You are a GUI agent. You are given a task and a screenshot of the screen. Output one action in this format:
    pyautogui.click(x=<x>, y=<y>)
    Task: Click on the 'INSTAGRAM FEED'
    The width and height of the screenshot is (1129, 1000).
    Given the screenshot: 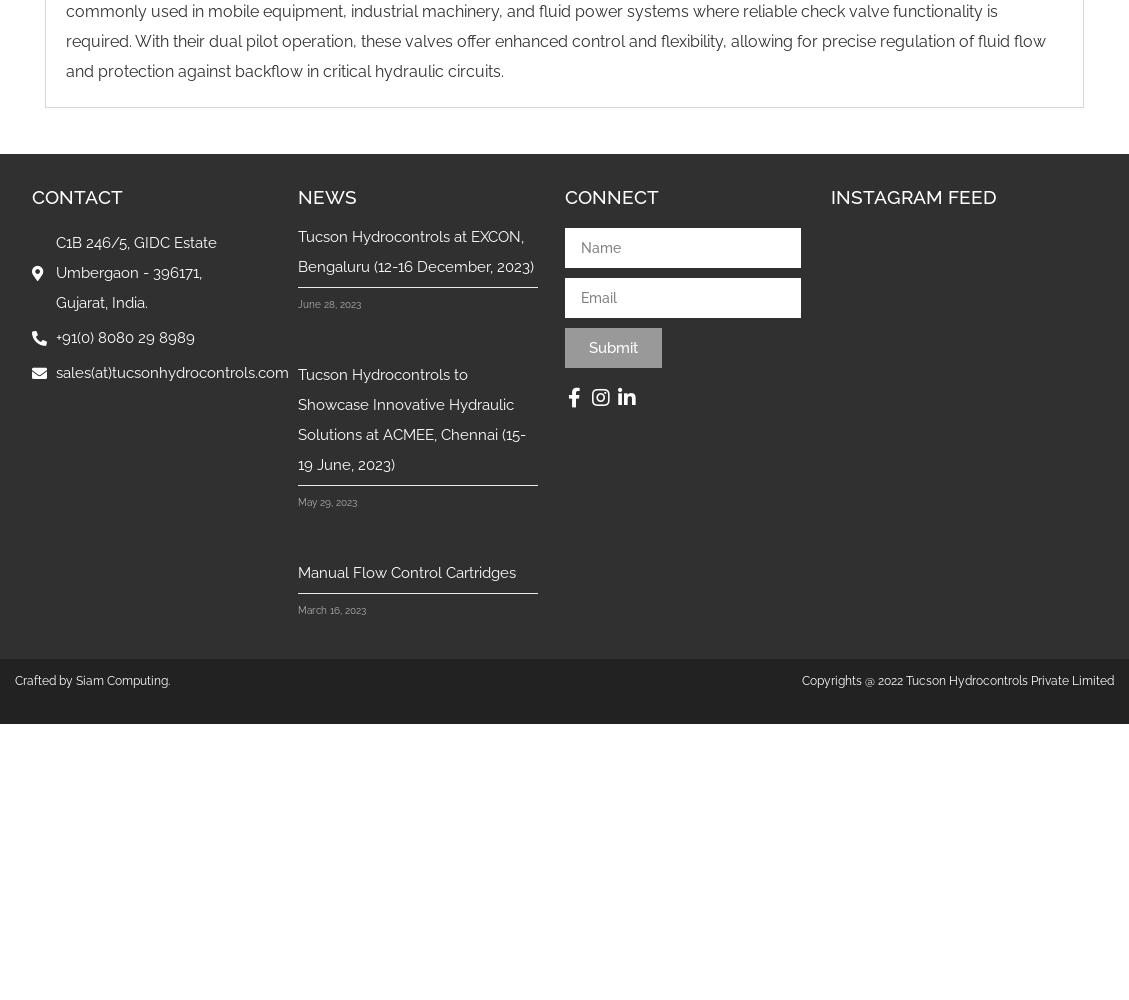 What is the action you would take?
    pyautogui.click(x=912, y=195)
    